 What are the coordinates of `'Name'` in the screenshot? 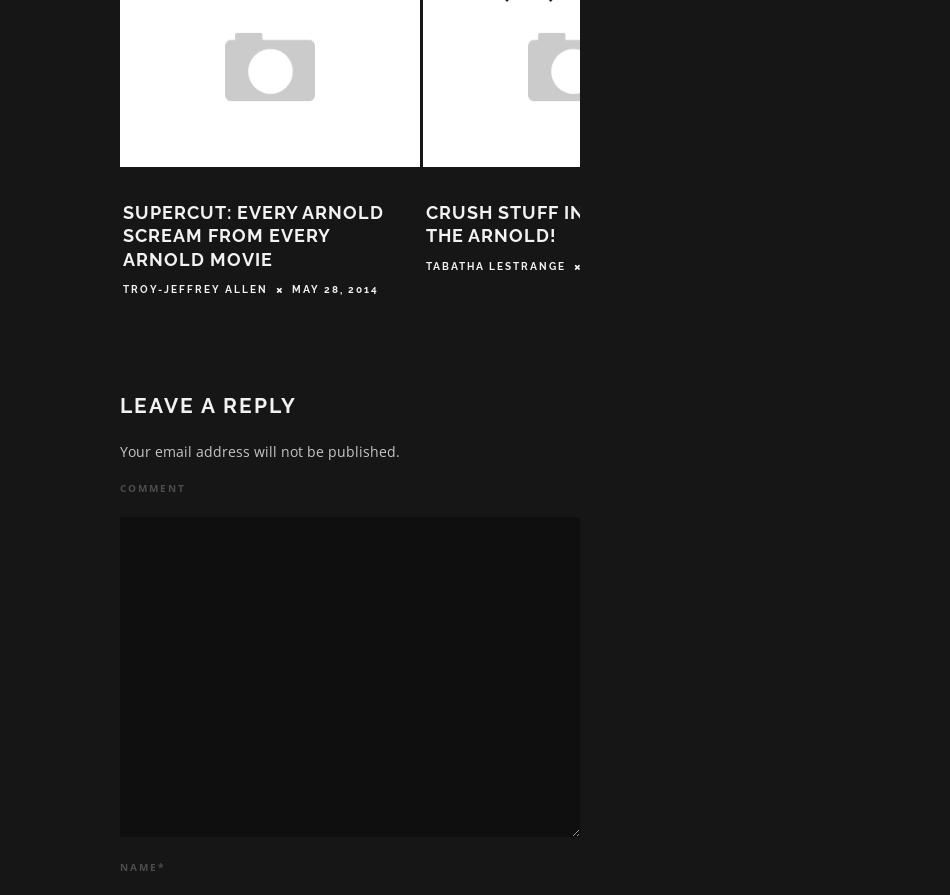 It's located at (138, 870).